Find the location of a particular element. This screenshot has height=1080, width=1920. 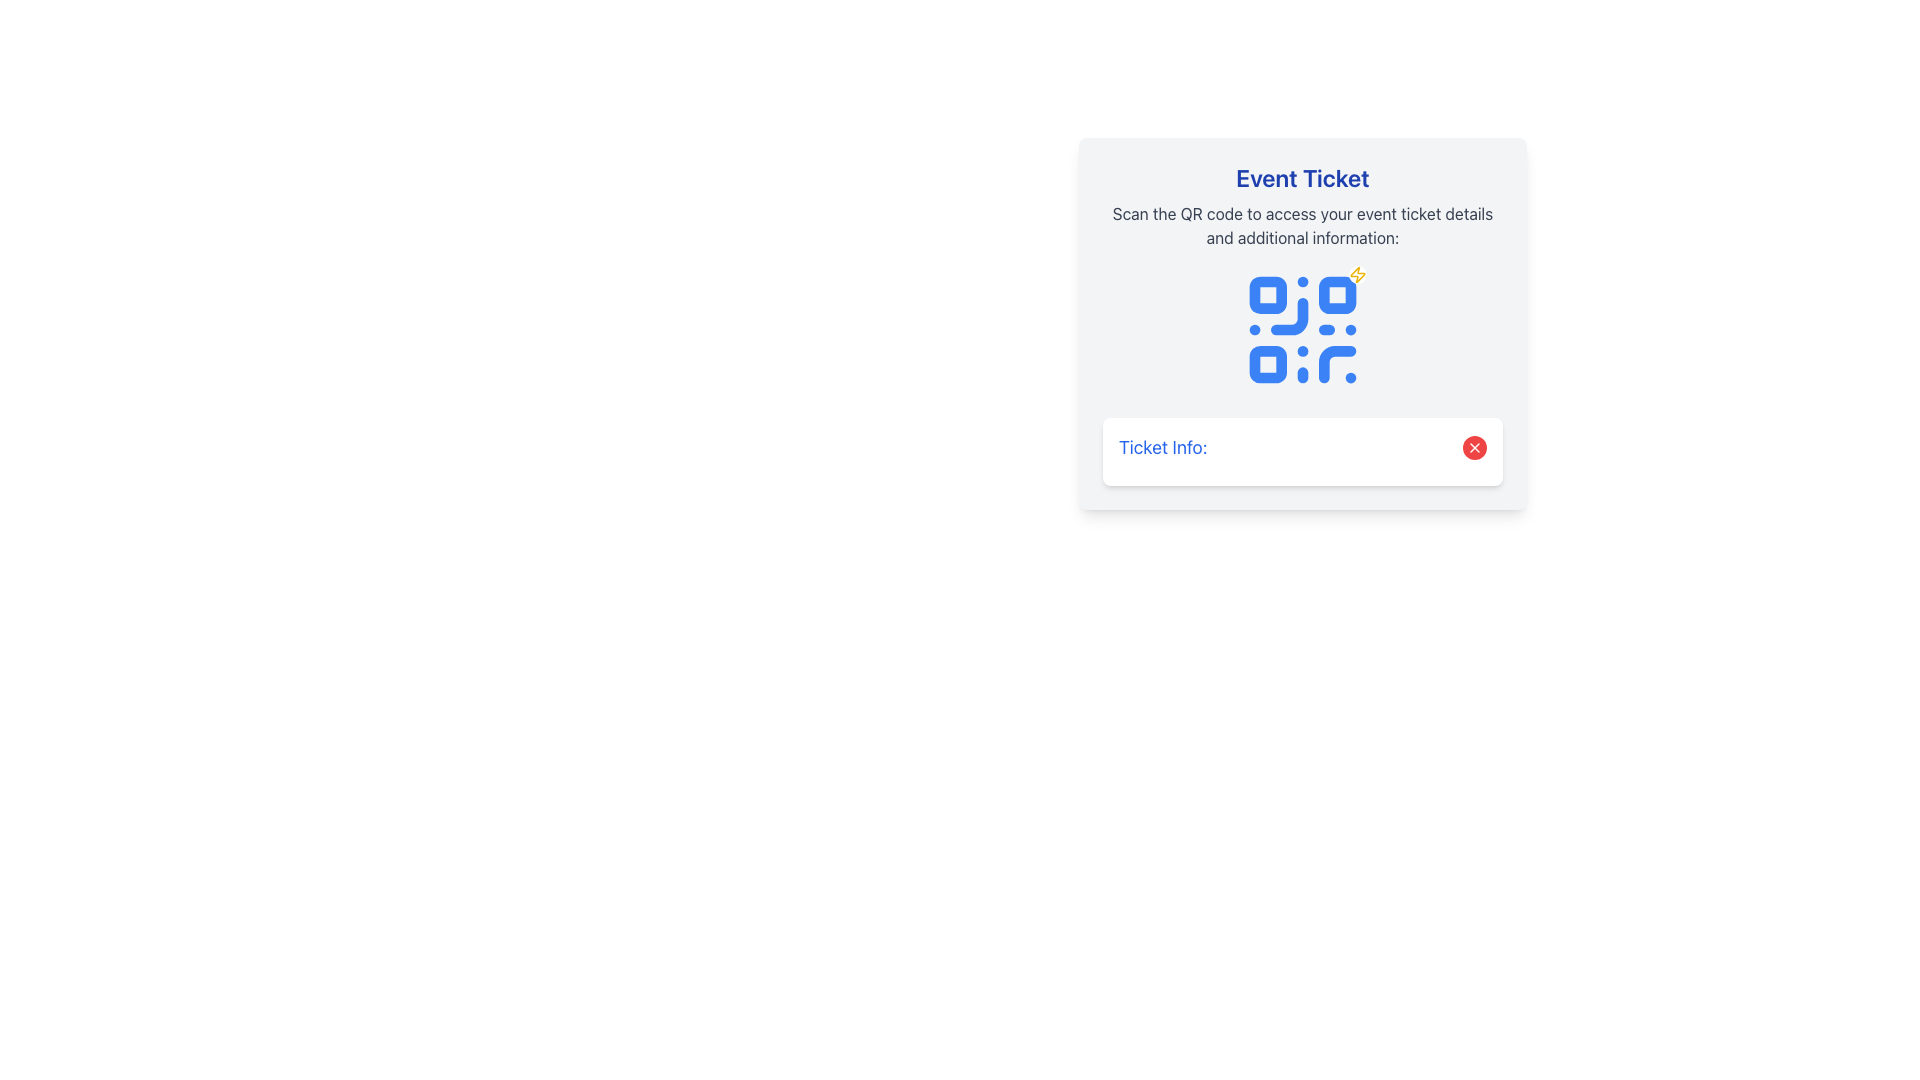

the second square in the second row of the QR code design, which is styled with a blue fill and white borders, located centrally beneath the title and description text is located at coordinates (1337, 295).